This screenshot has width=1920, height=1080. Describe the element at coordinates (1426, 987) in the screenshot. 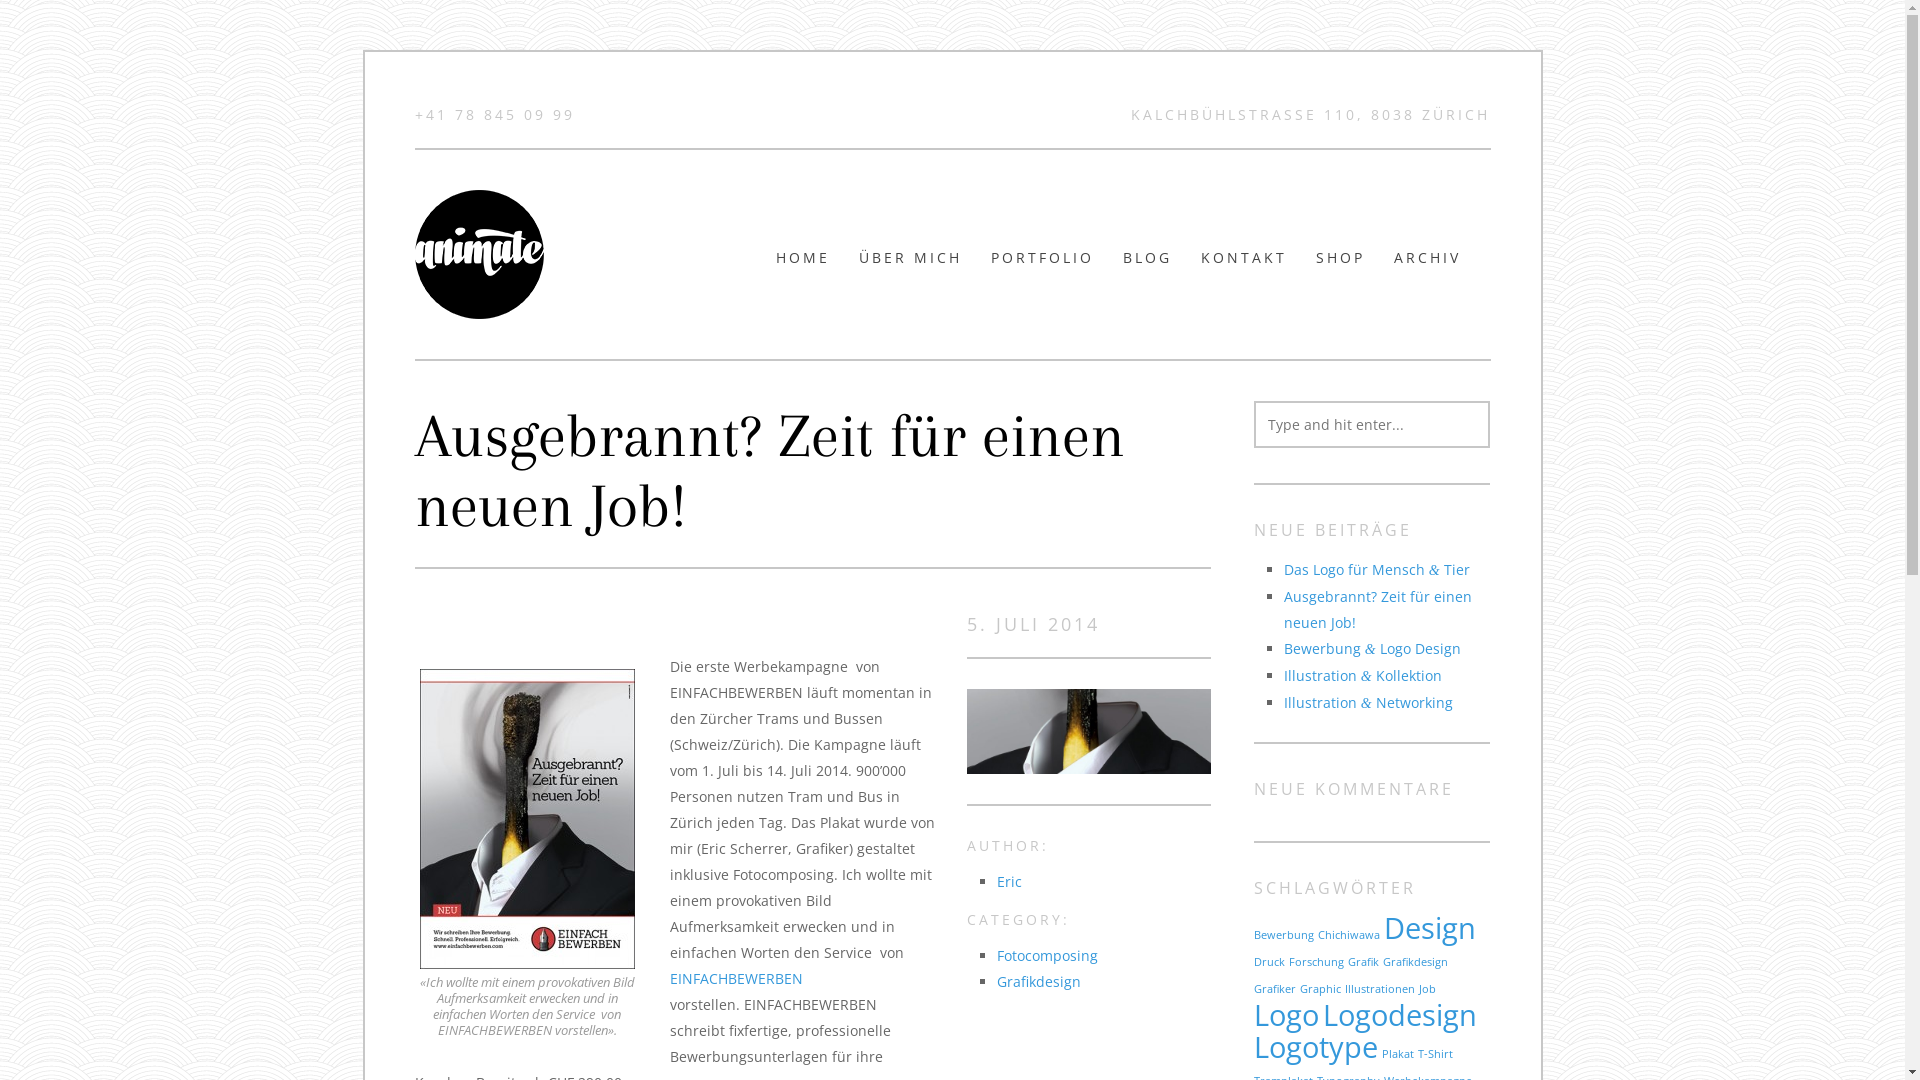

I see `'Job'` at that location.